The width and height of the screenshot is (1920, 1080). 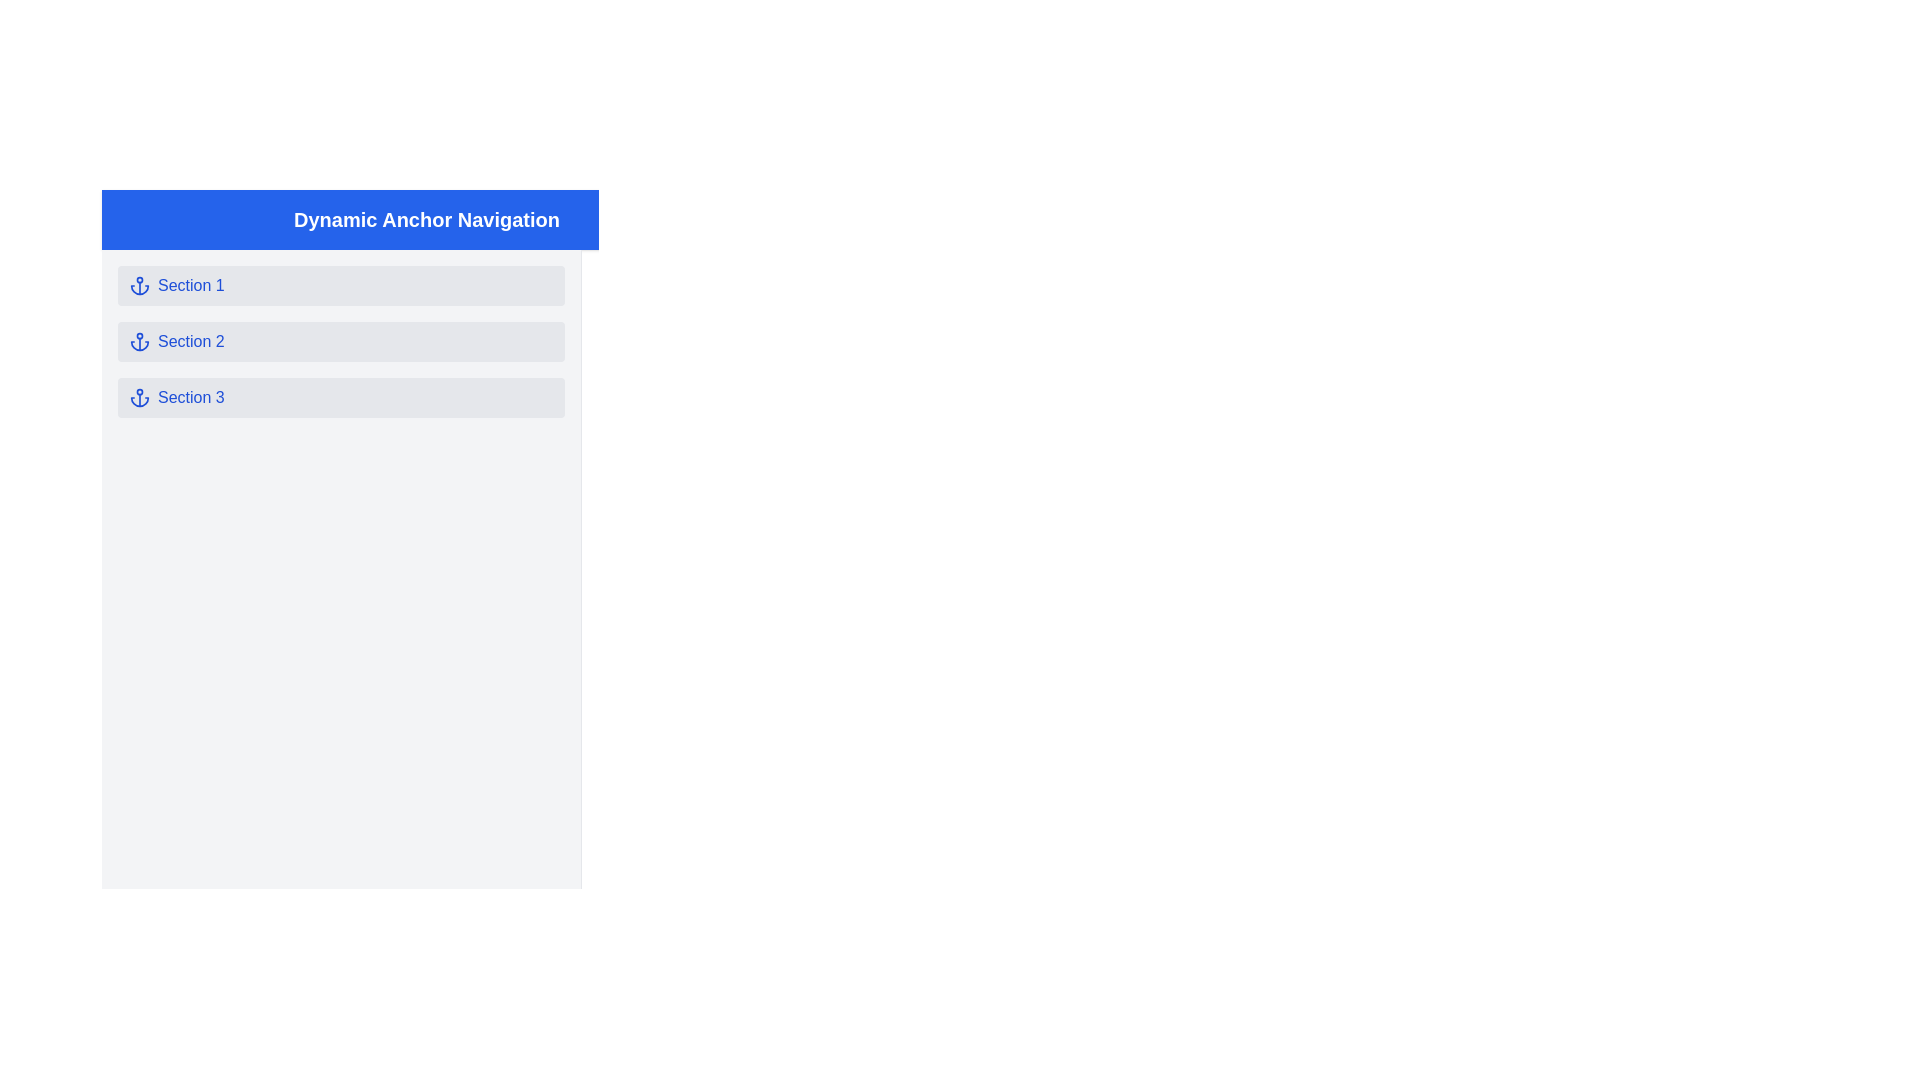 I want to click on the blue anchor icon in the navigation menu, so click(x=138, y=341).